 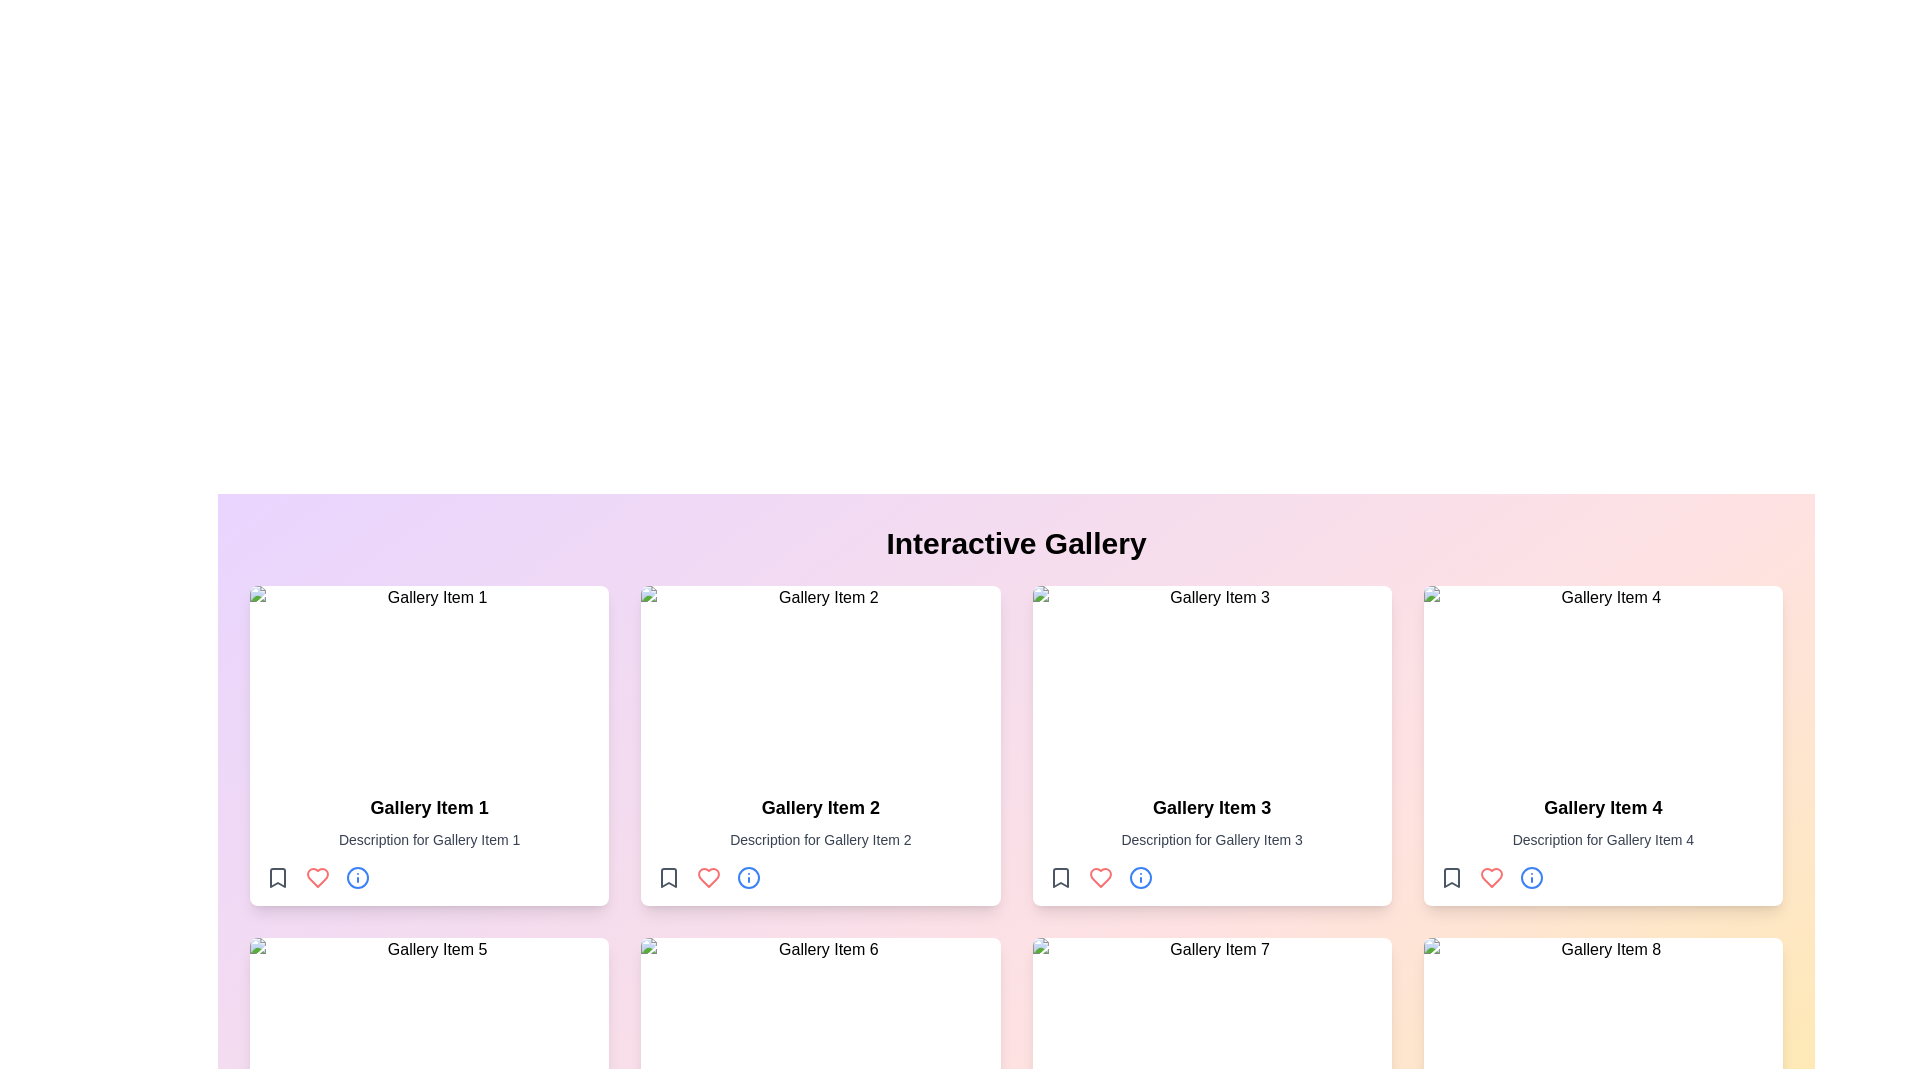 What do you see at coordinates (428, 841) in the screenshot?
I see `the Information Panel displaying 'Gallery Item 1' with the subtitle 'Description for Gallery Item 1', located in the lower part of the first card in the gallery grid` at bounding box center [428, 841].